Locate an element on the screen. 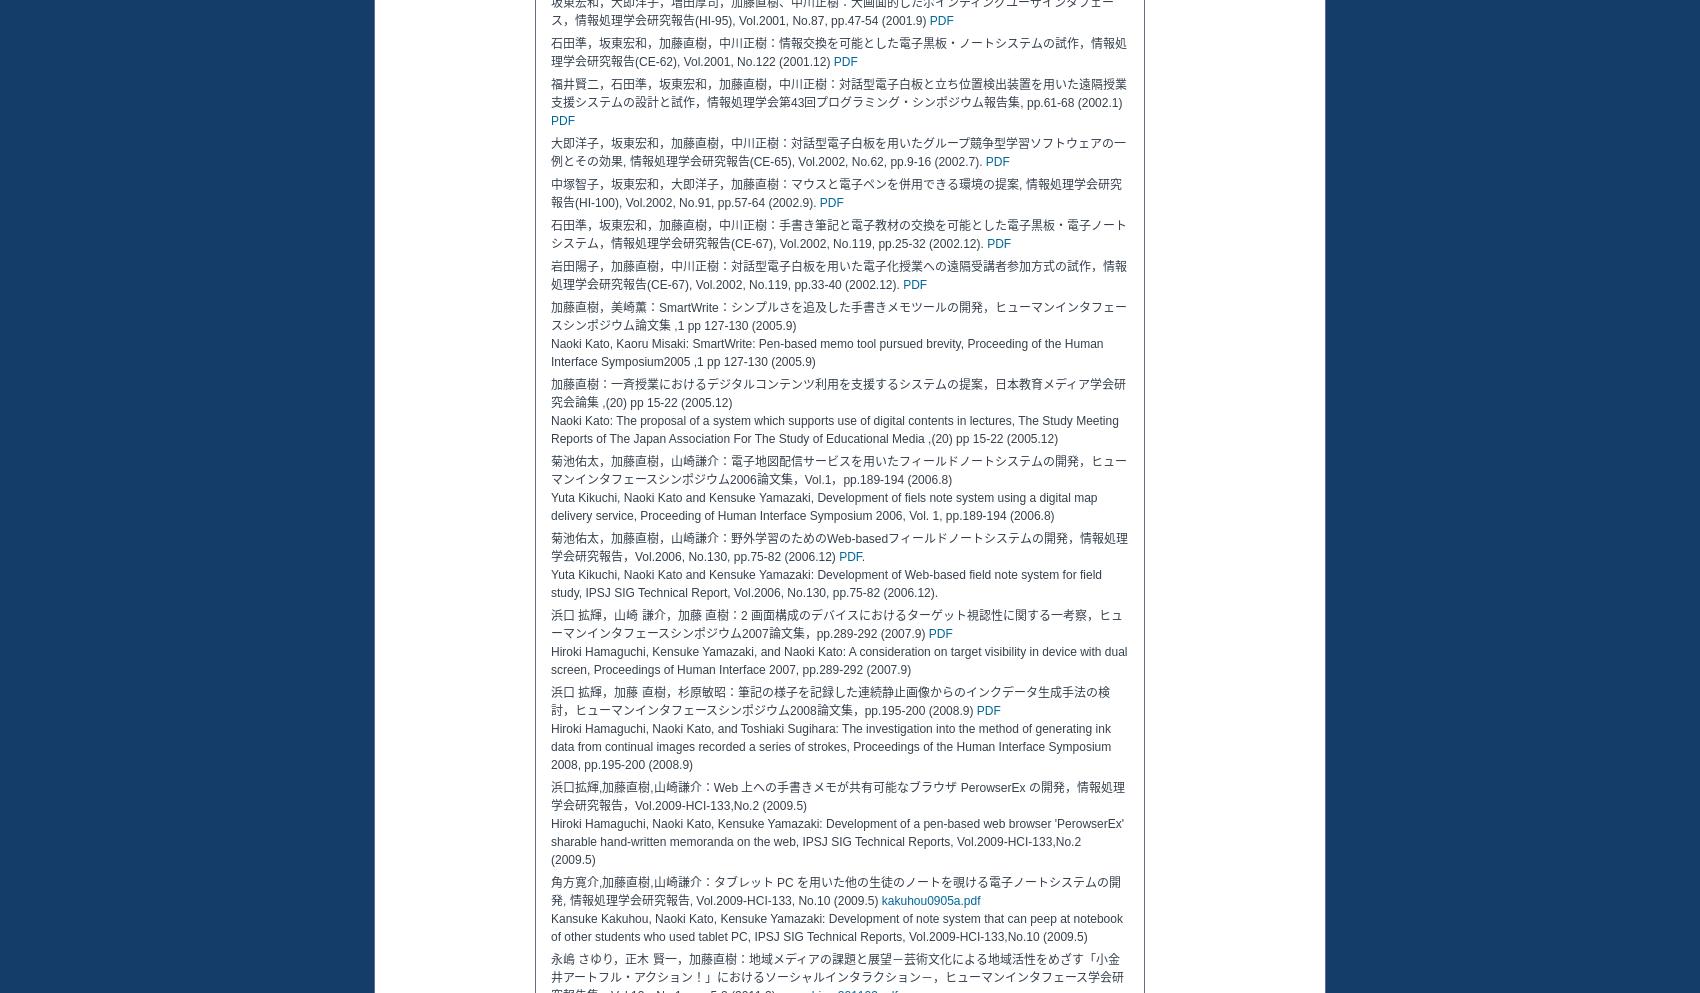 The height and width of the screenshot is (993, 1700). 'kakuhou0905a.pdf' is located at coordinates (930, 901).